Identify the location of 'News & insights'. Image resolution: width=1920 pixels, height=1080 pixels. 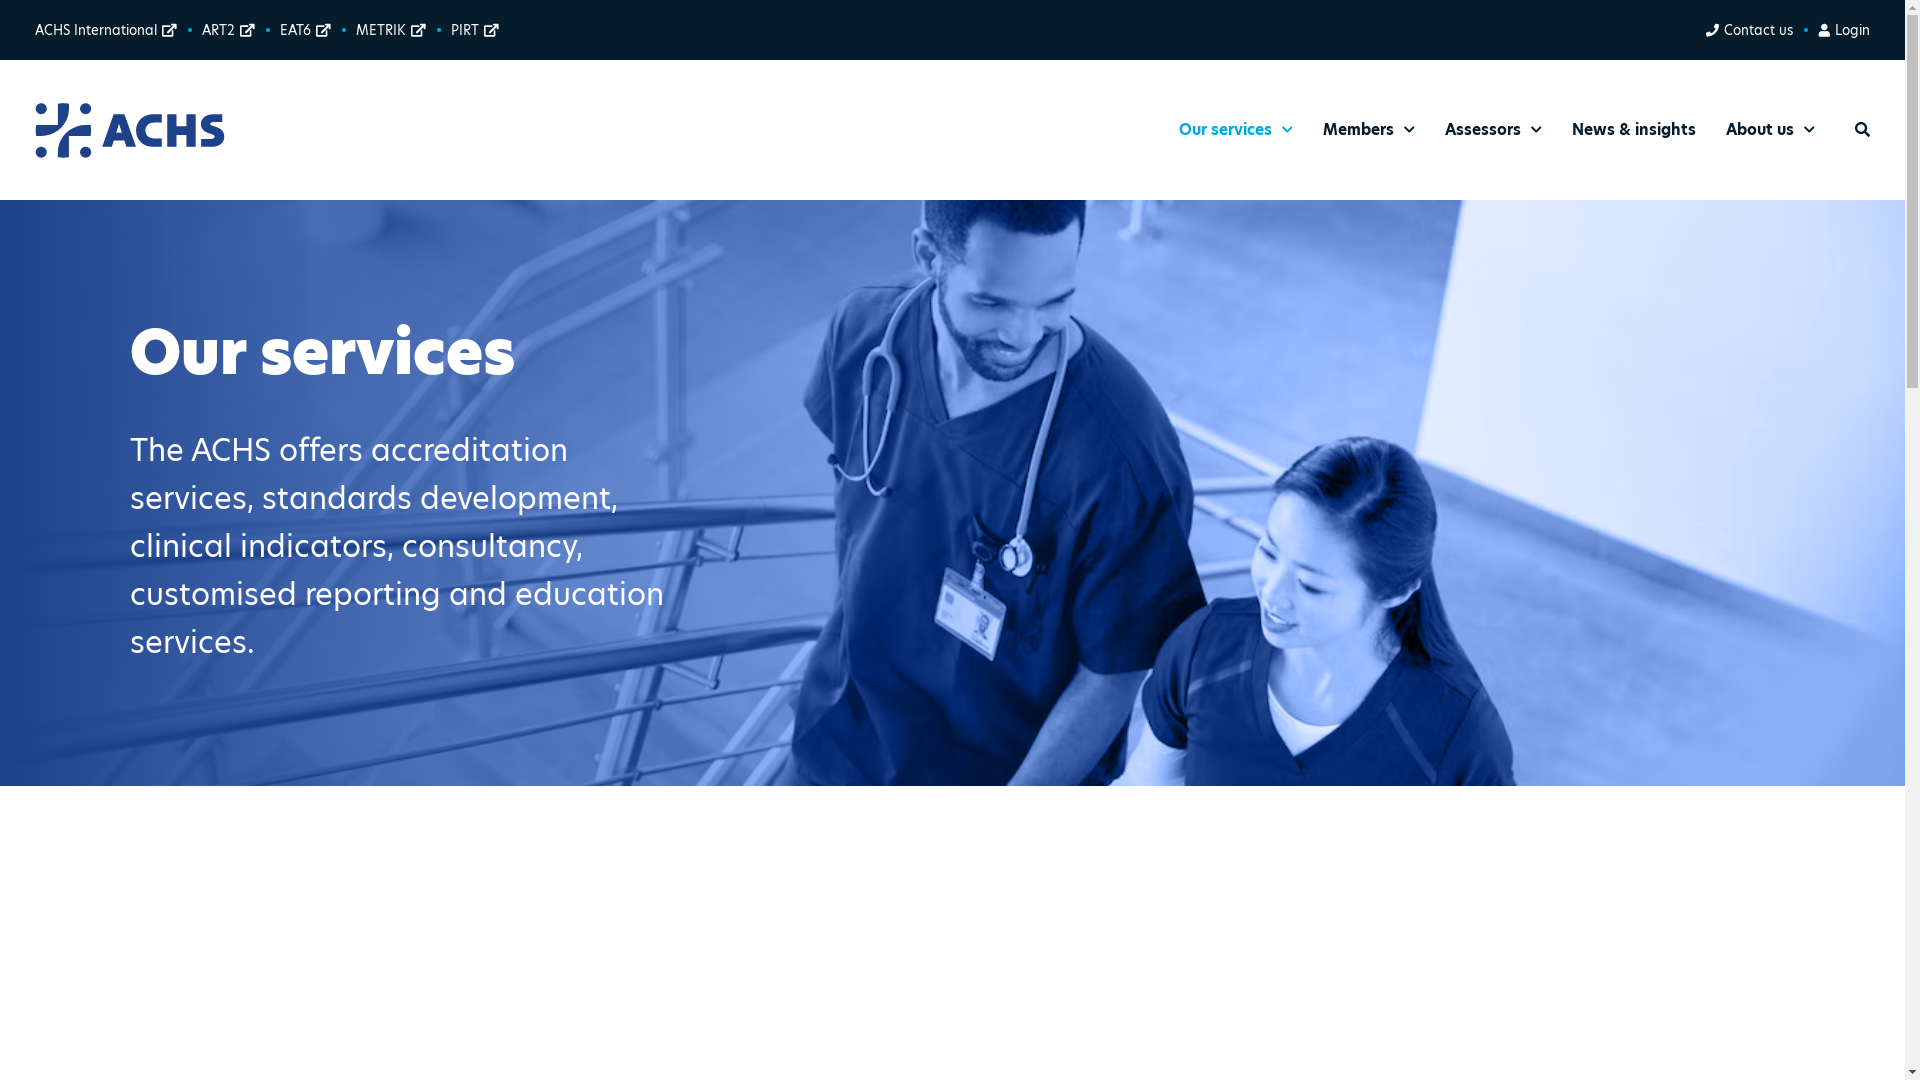
(1633, 130).